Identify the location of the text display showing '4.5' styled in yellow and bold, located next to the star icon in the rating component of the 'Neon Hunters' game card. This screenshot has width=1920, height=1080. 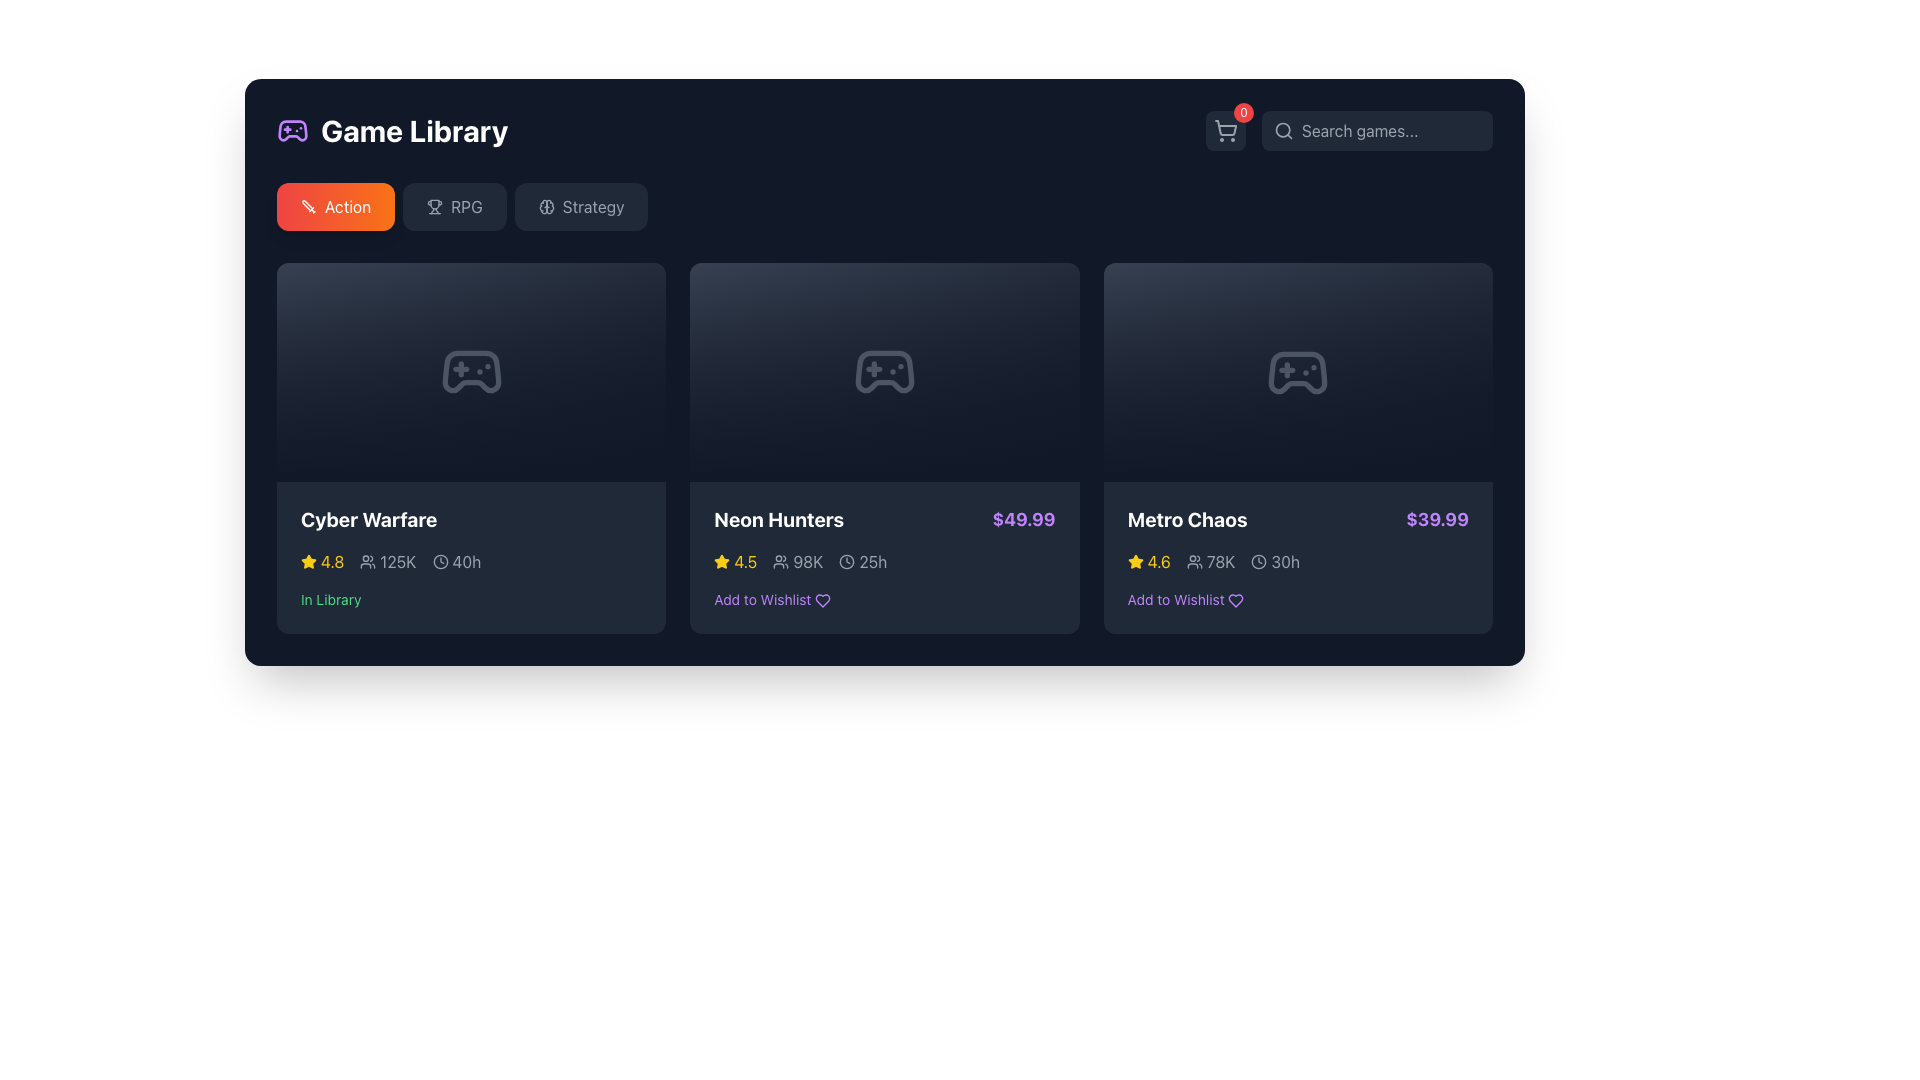
(744, 562).